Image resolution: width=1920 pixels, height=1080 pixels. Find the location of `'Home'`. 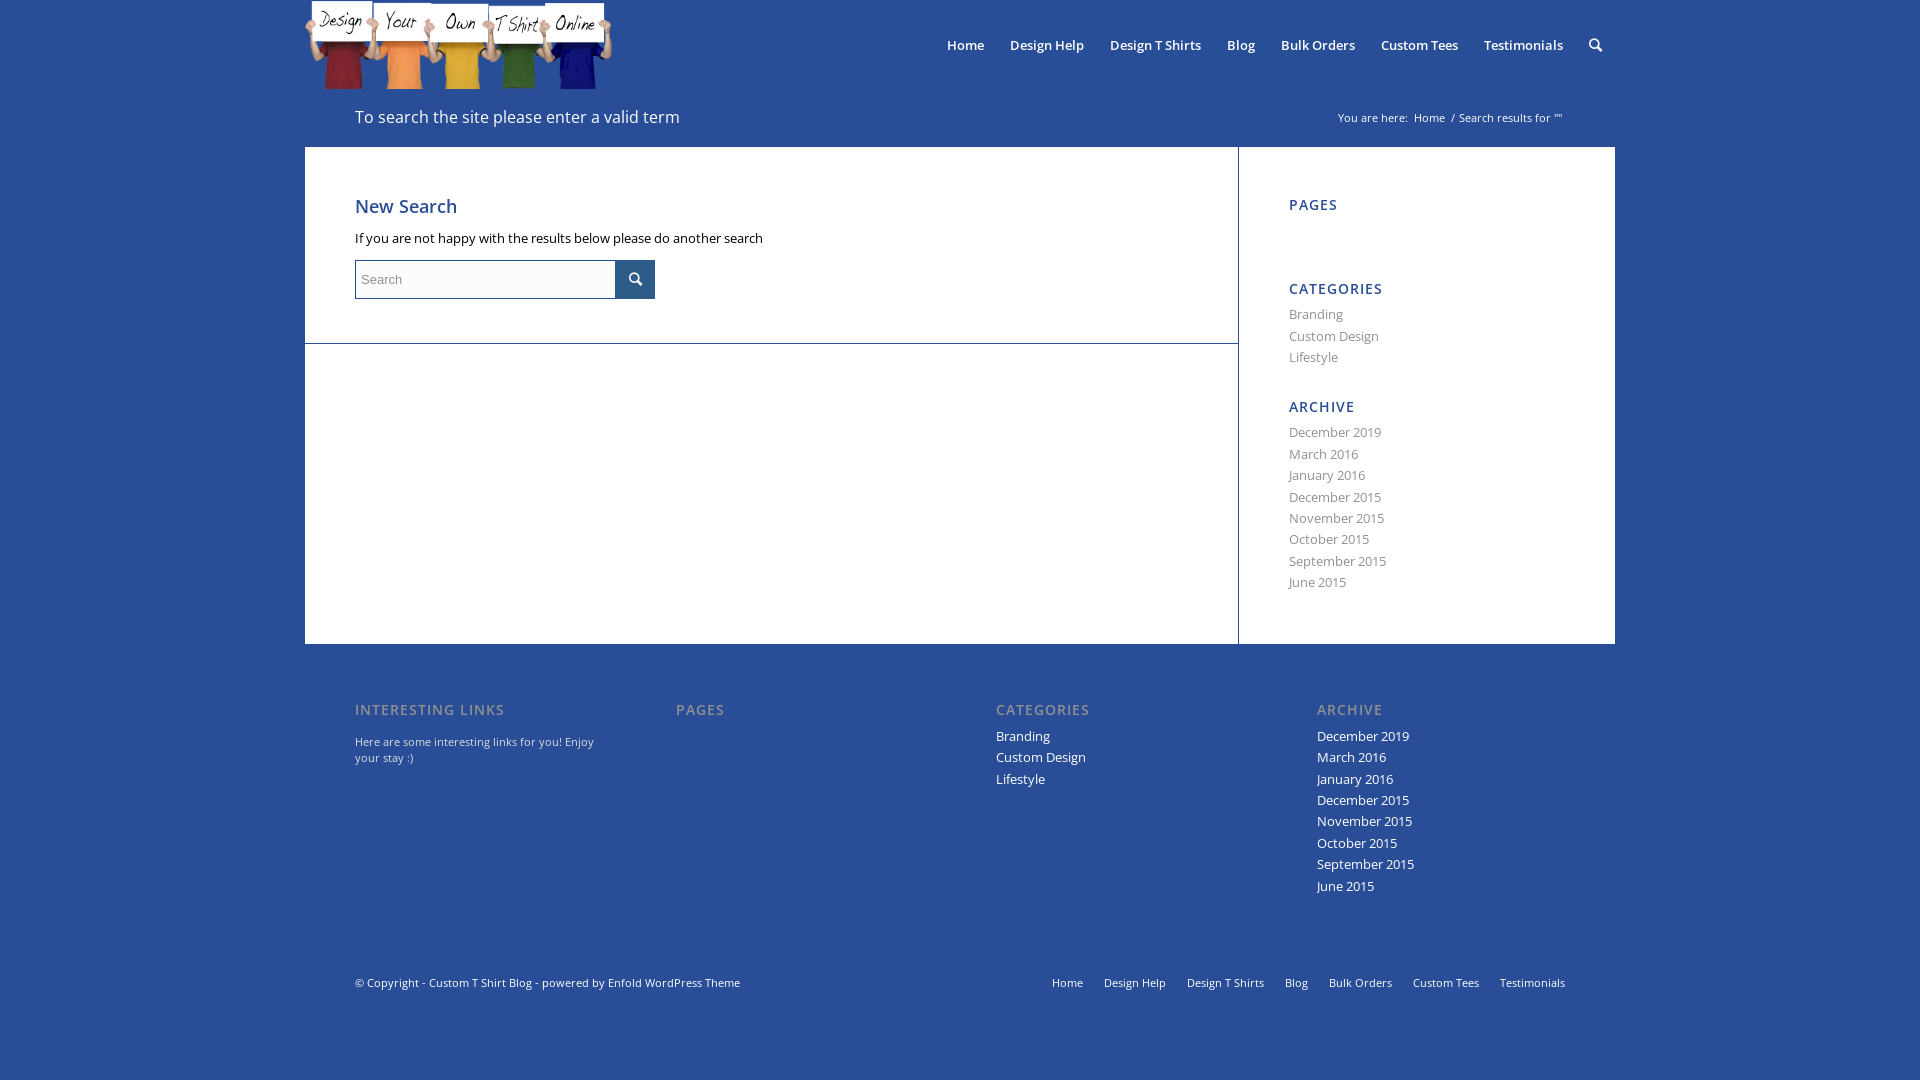

'Home' is located at coordinates (1410, 117).